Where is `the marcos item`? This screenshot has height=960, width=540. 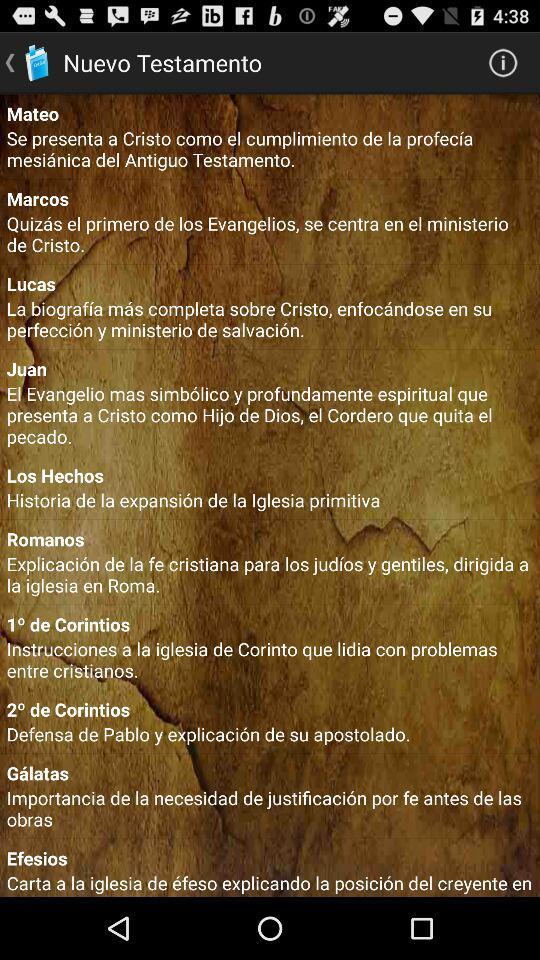 the marcos item is located at coordinates (270, 198).